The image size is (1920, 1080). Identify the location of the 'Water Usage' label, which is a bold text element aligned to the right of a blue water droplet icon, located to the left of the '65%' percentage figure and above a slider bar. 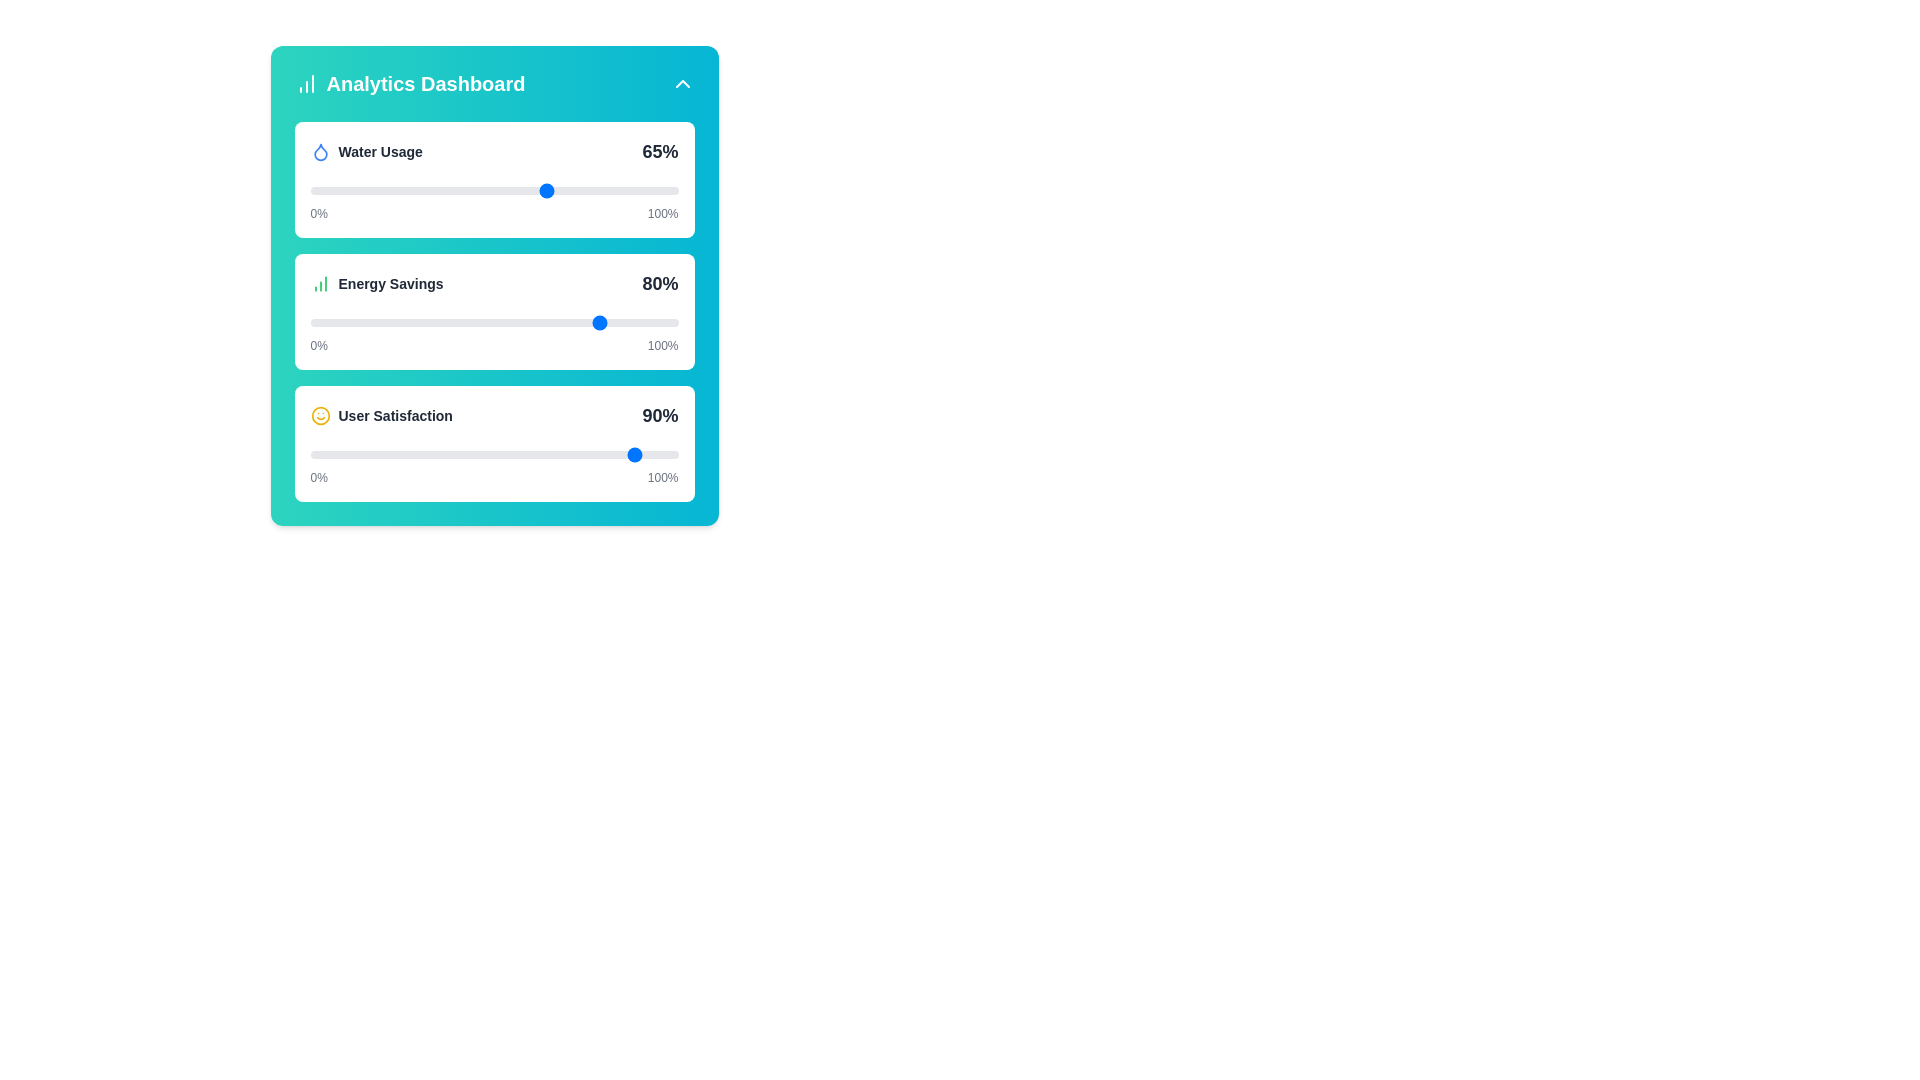
(366, 150).